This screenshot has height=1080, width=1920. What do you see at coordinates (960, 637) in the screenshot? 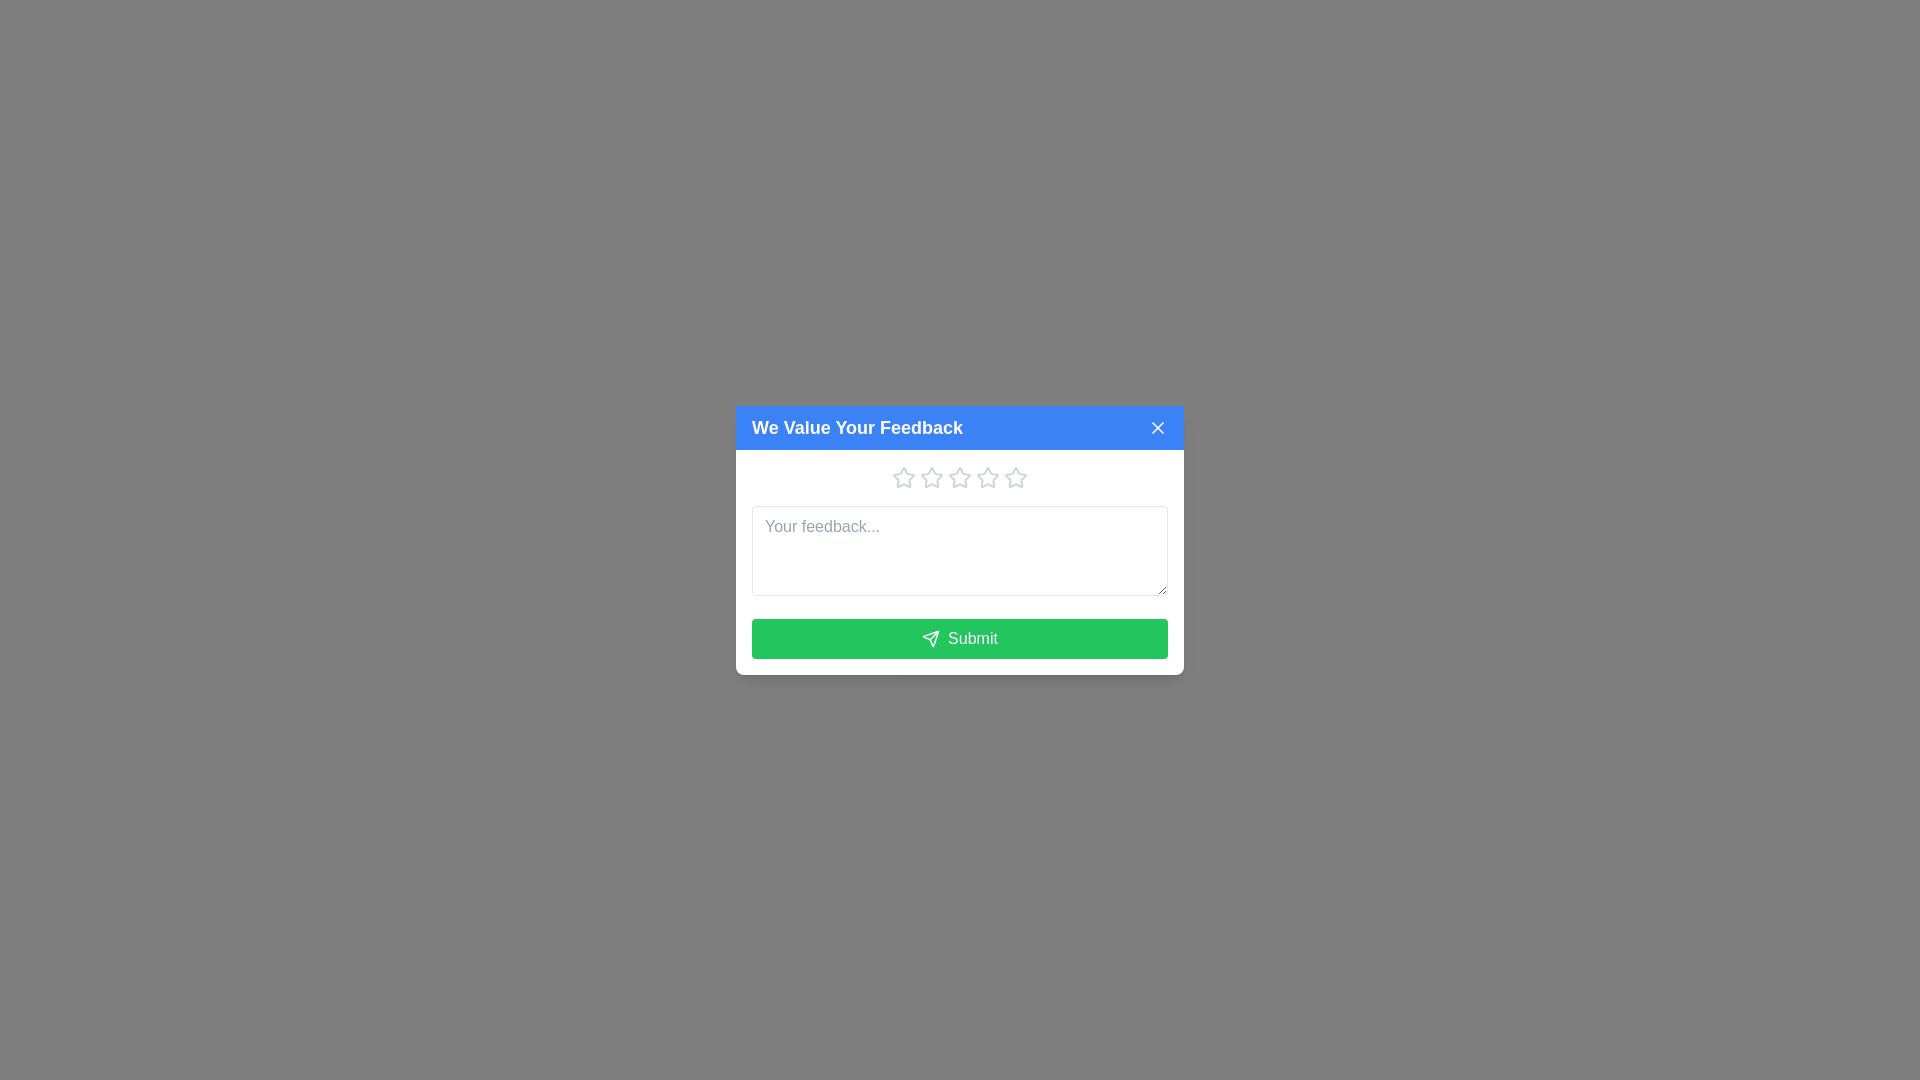
I see `the submit button located at the bottom of the visible modal` at bounding box center [960, 637].